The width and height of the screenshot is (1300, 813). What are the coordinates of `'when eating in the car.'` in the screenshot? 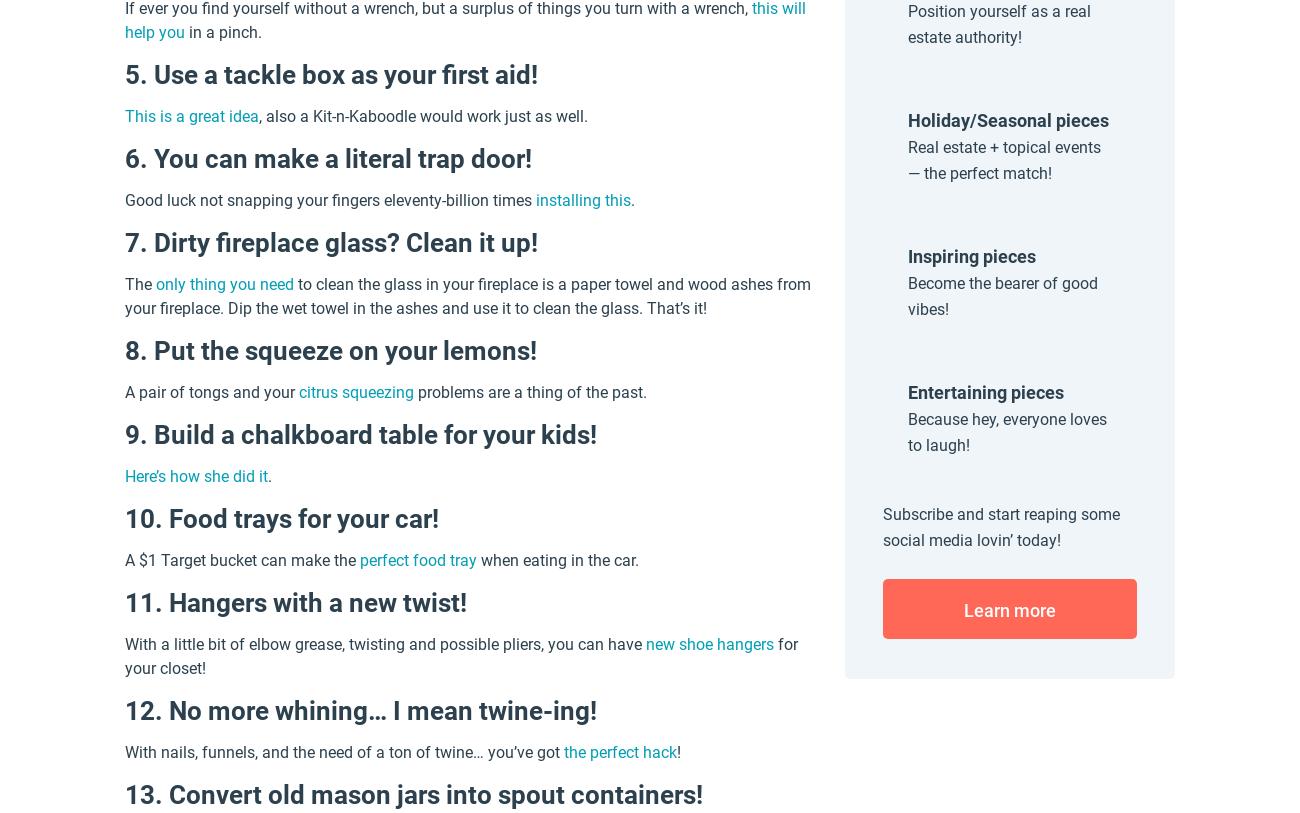 It's located at (556, 560).